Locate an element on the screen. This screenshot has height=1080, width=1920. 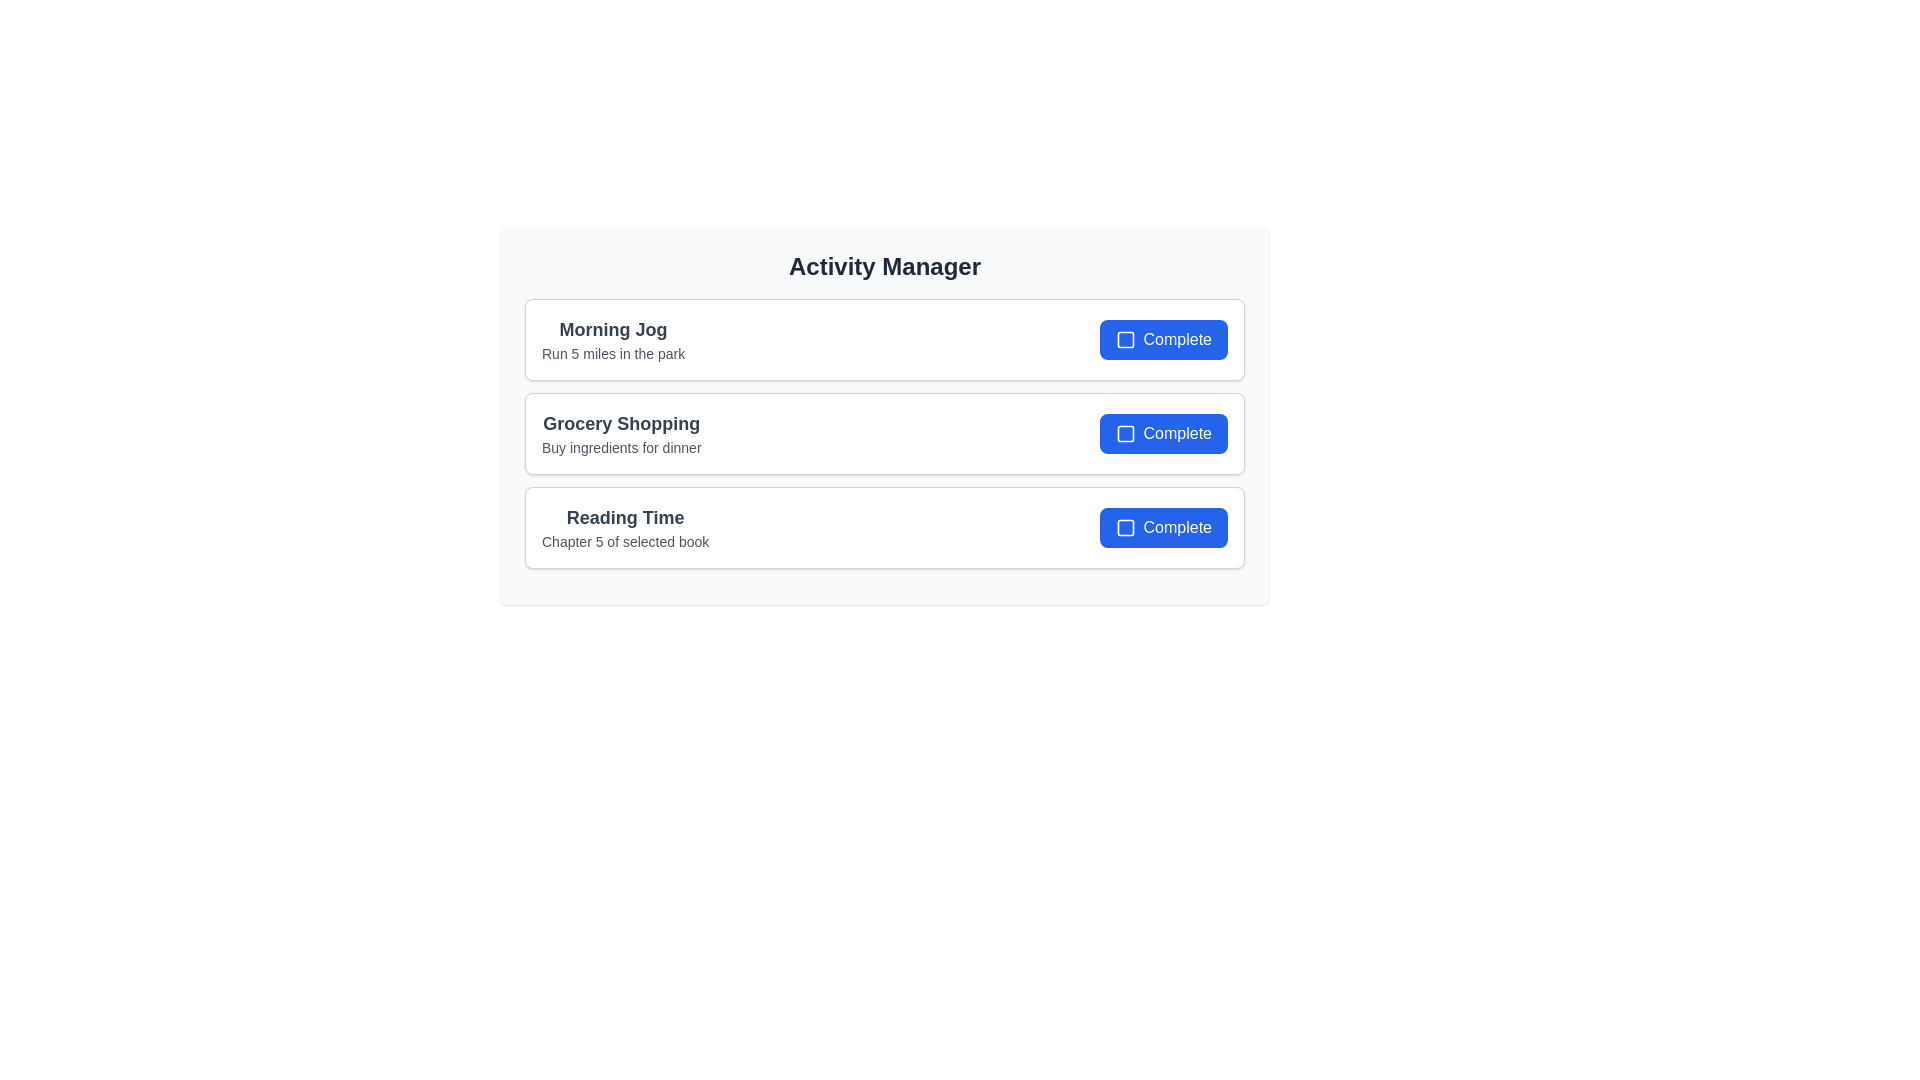
the text label displaying 'Chapter 5 of selected book' is located at coordinates (624, 542).